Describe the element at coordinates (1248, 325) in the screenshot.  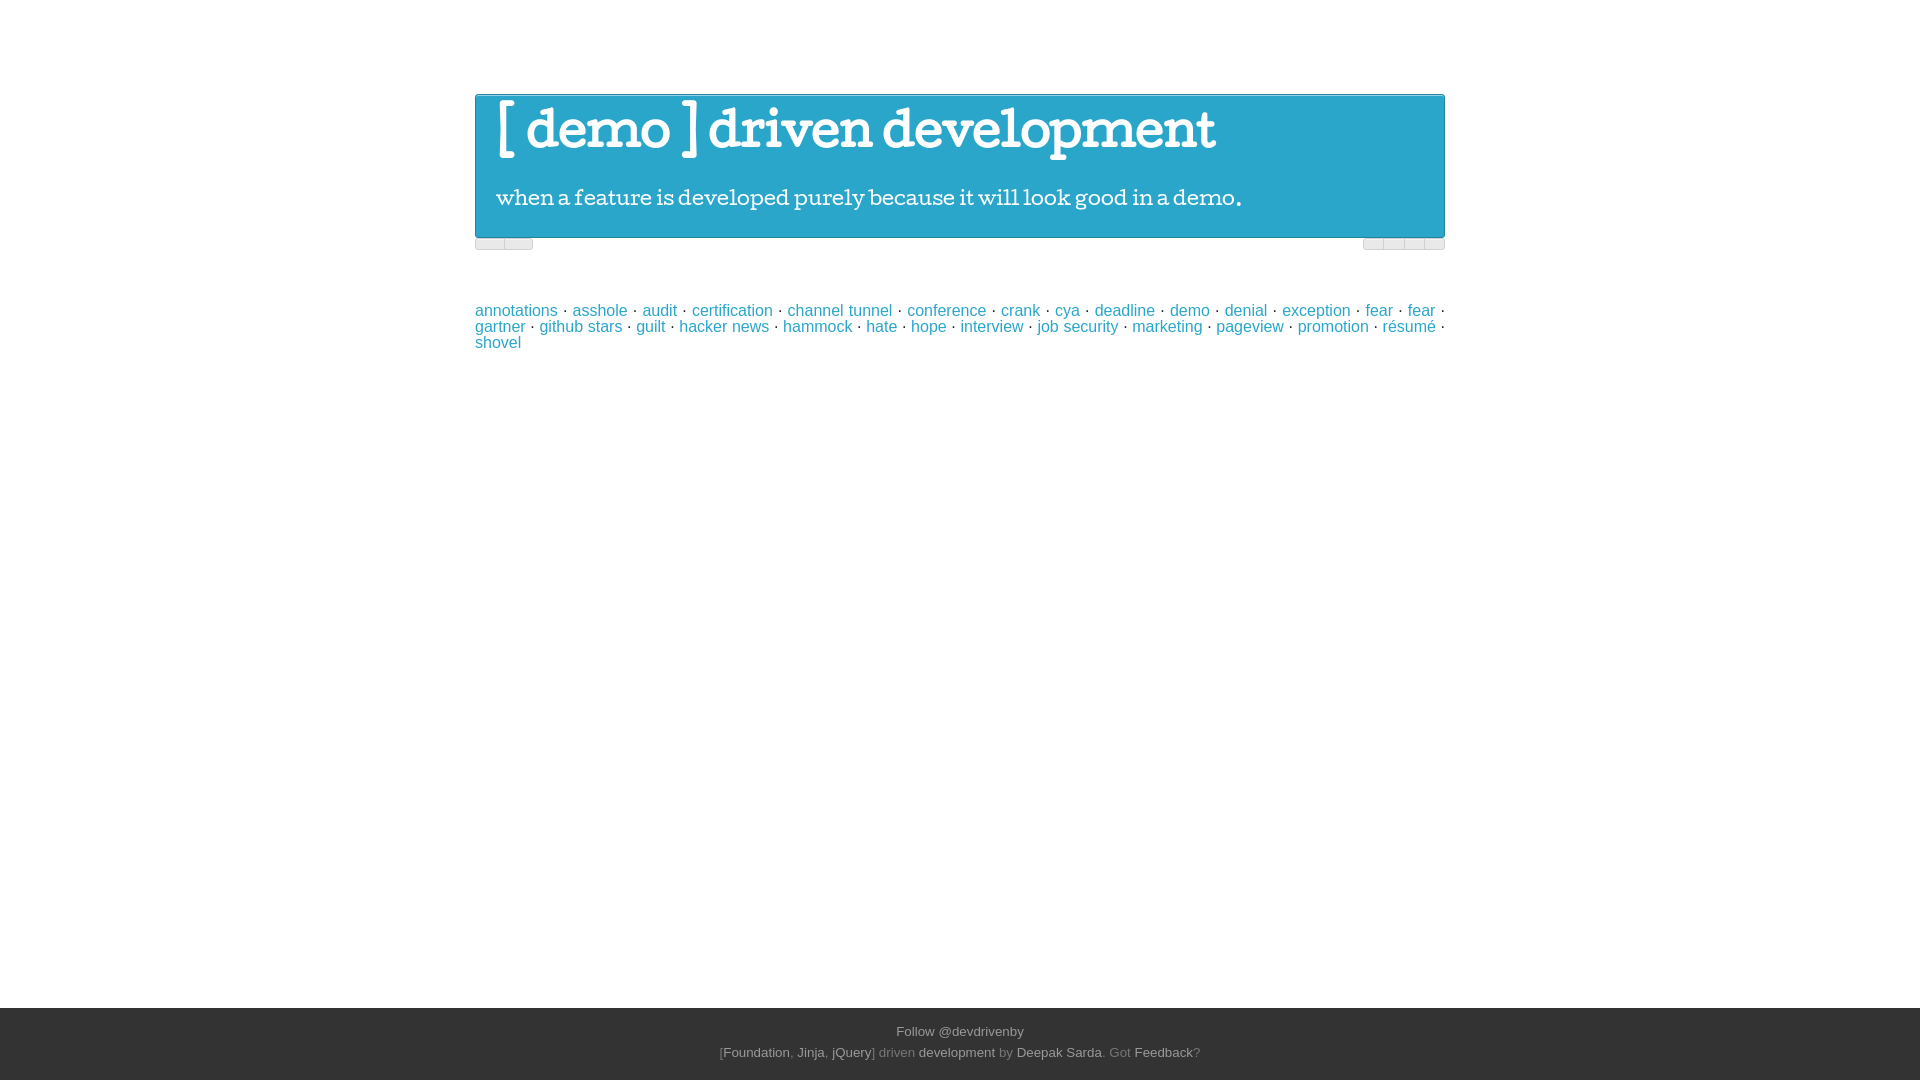
I see `'pageview'` at that location.